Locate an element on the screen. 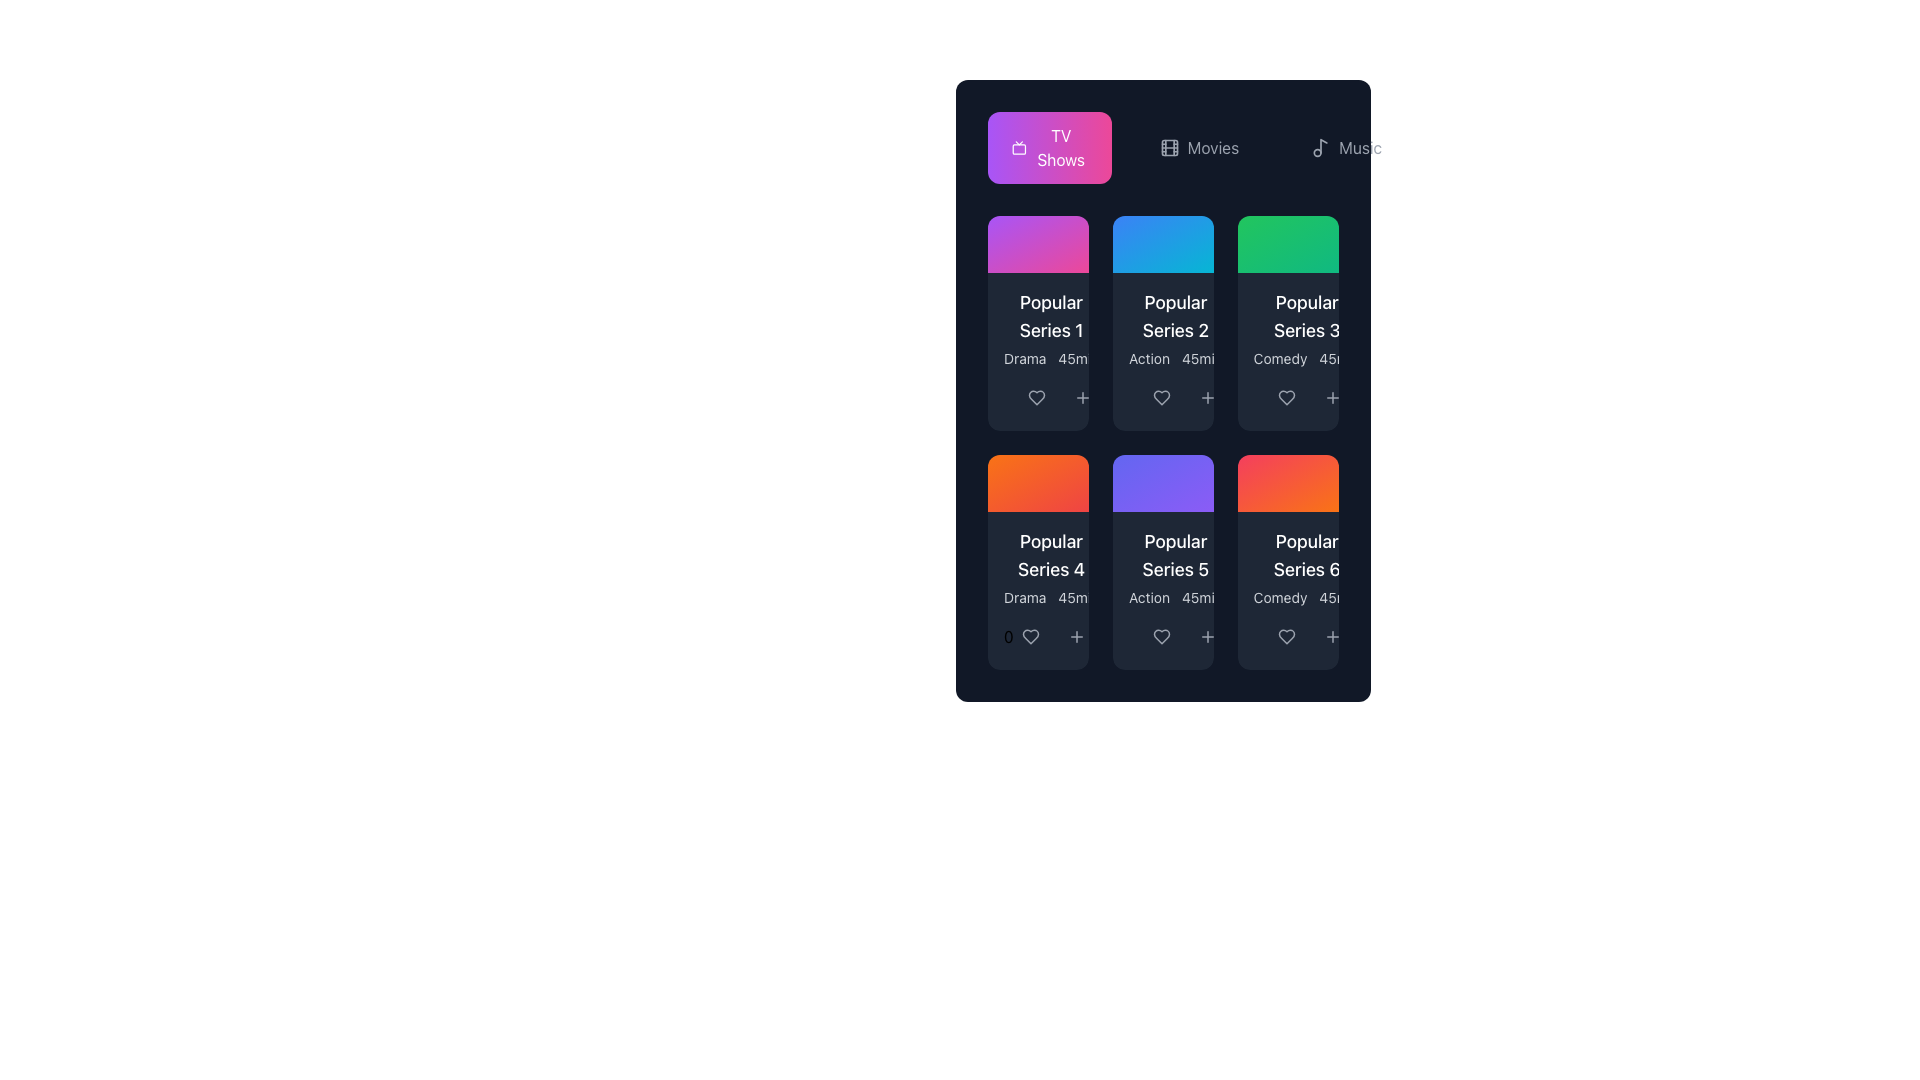  the Card element representing a media item from the second row, second column of the grid layout is located at coordinates (1163, 441).